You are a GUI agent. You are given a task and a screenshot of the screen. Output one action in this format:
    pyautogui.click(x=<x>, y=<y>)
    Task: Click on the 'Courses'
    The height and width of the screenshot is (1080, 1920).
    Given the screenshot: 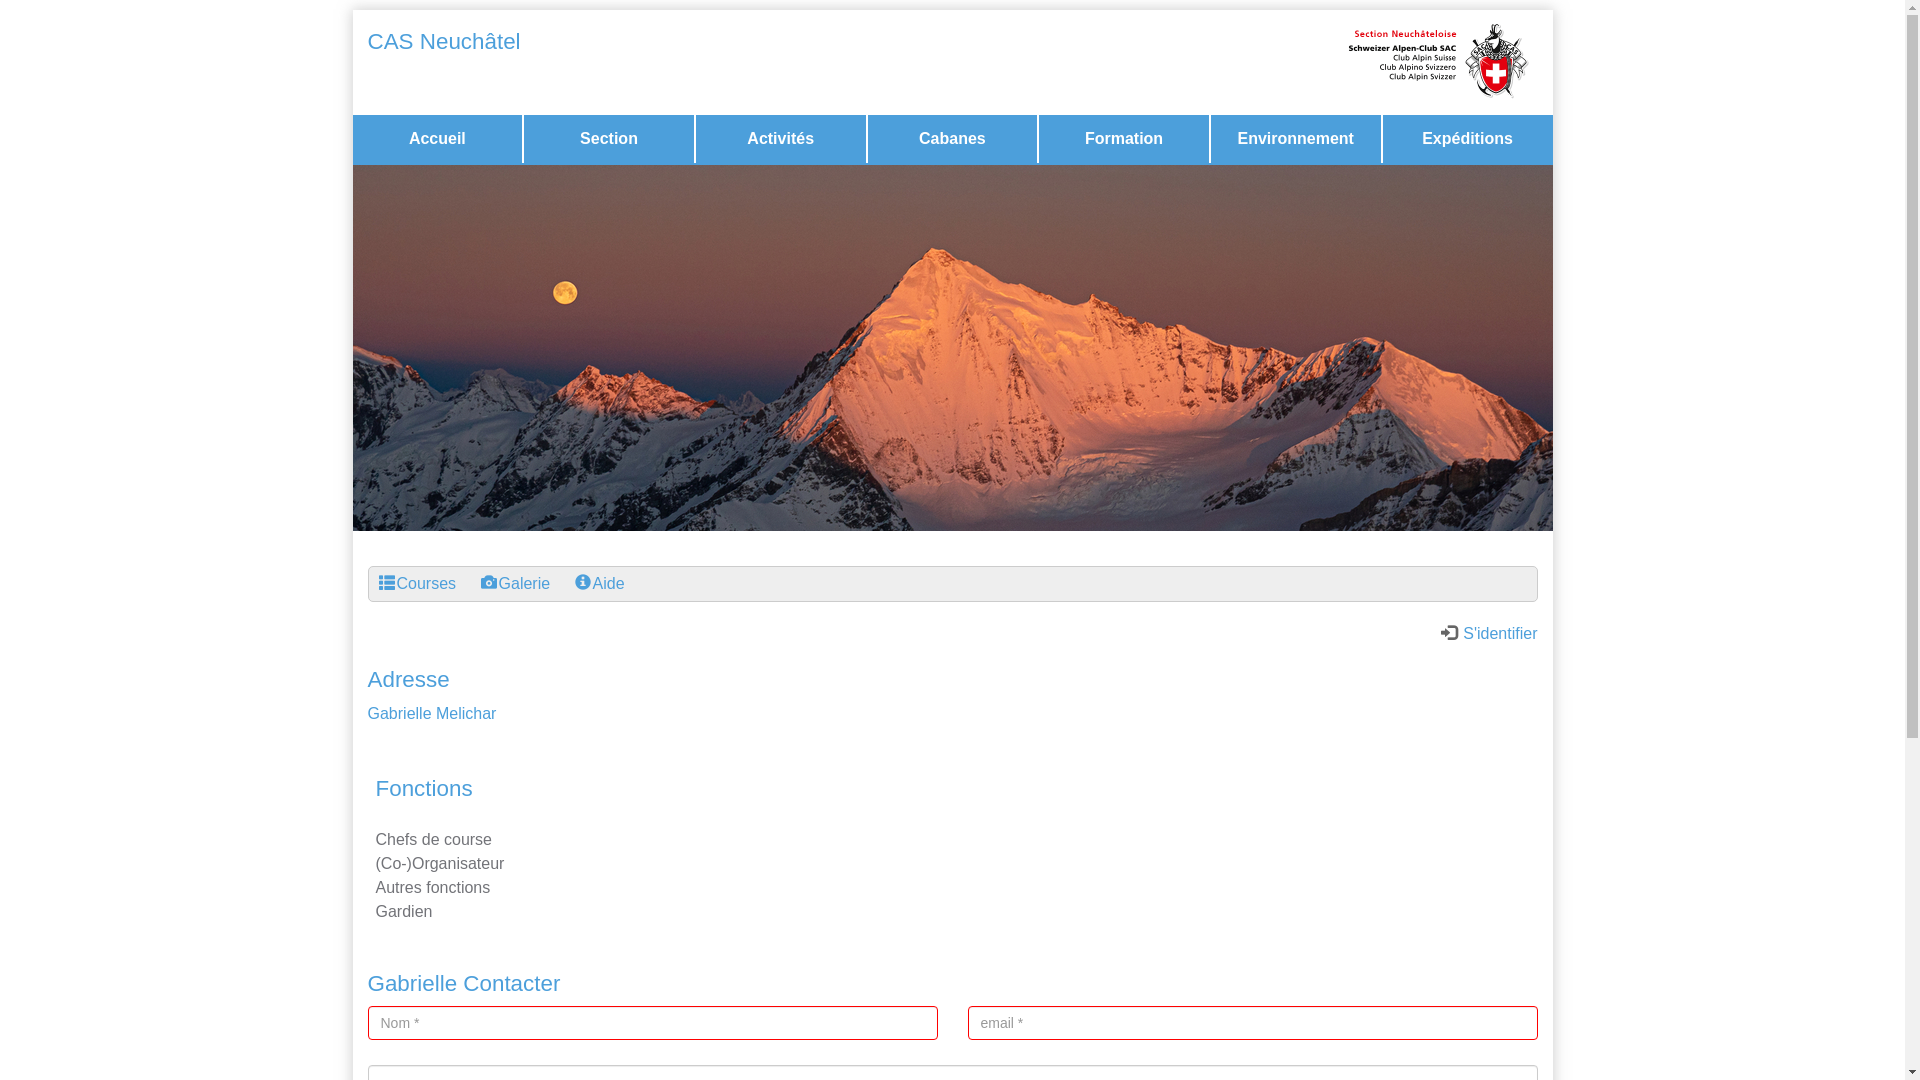 What is the action you would take?
    pyautogui.click(x=378, y=582)
    